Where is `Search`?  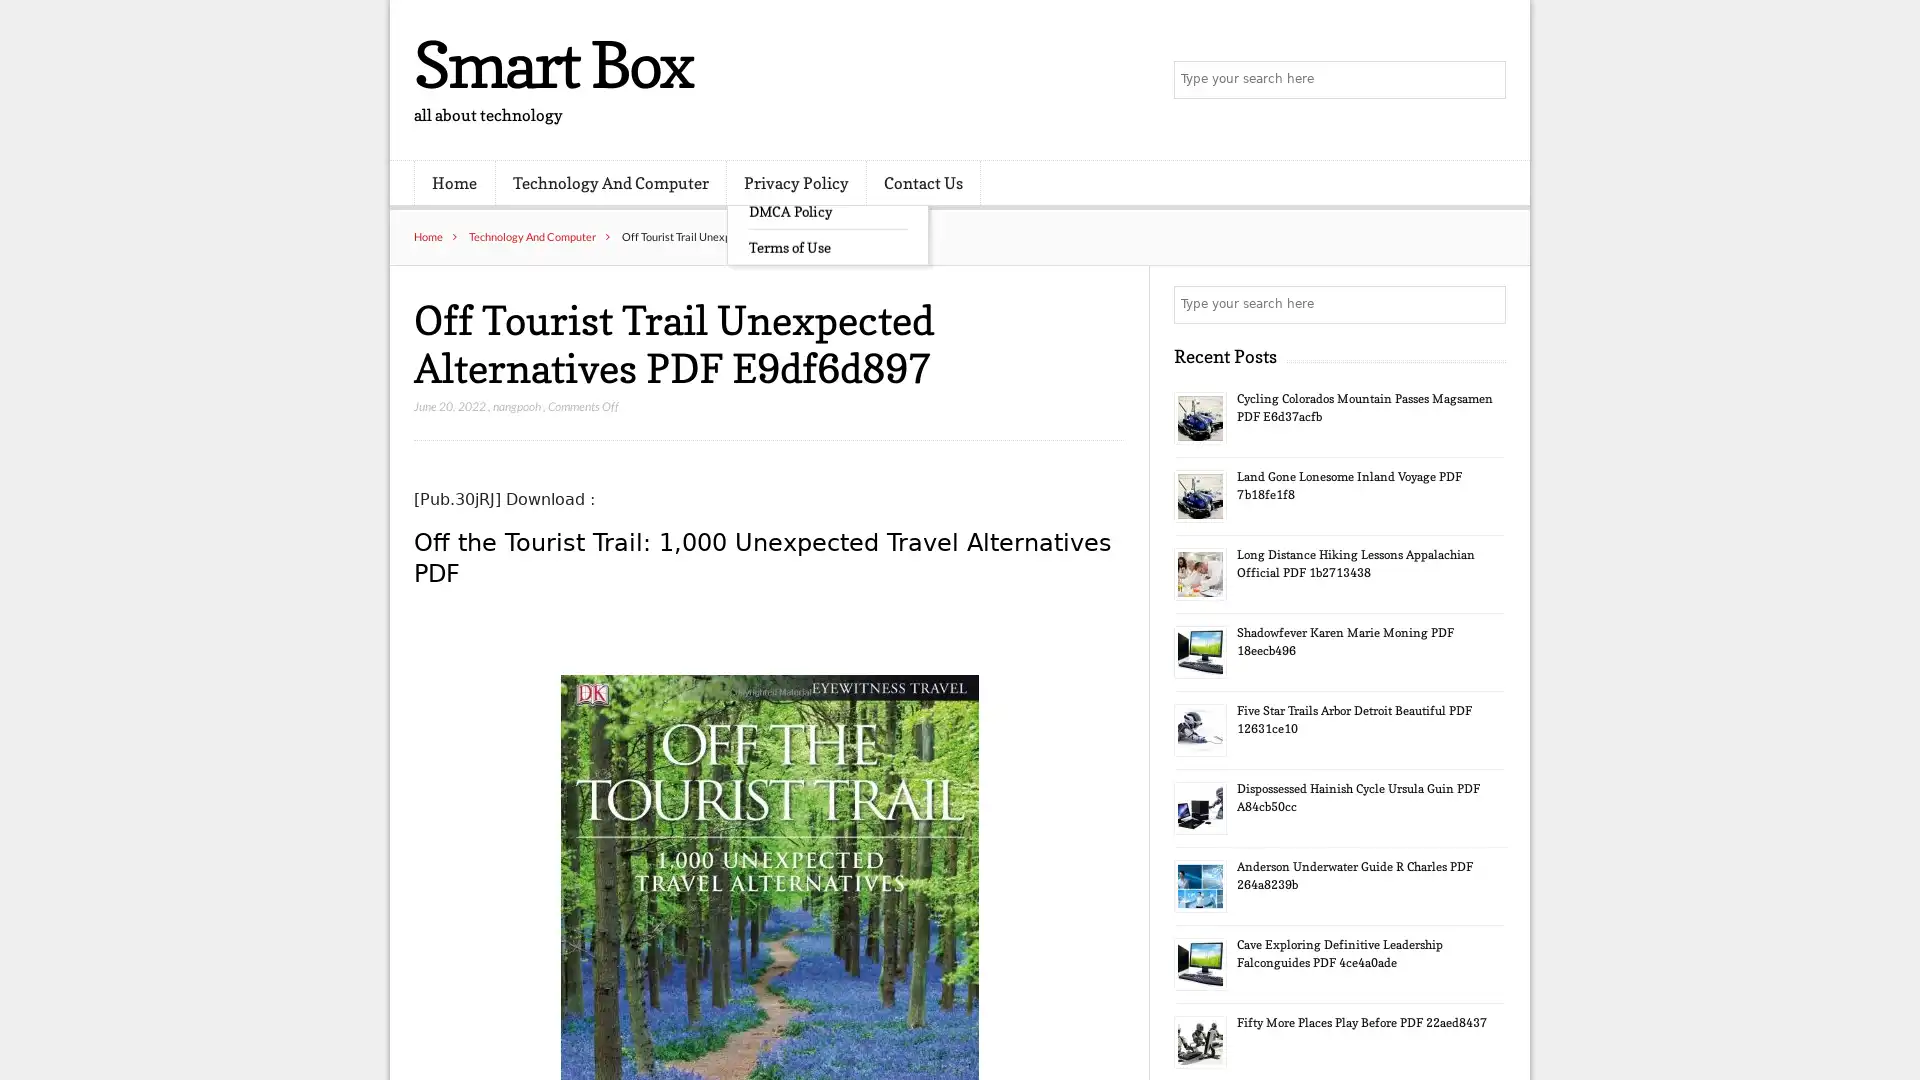 Search is located at coordinates (1485, 304).